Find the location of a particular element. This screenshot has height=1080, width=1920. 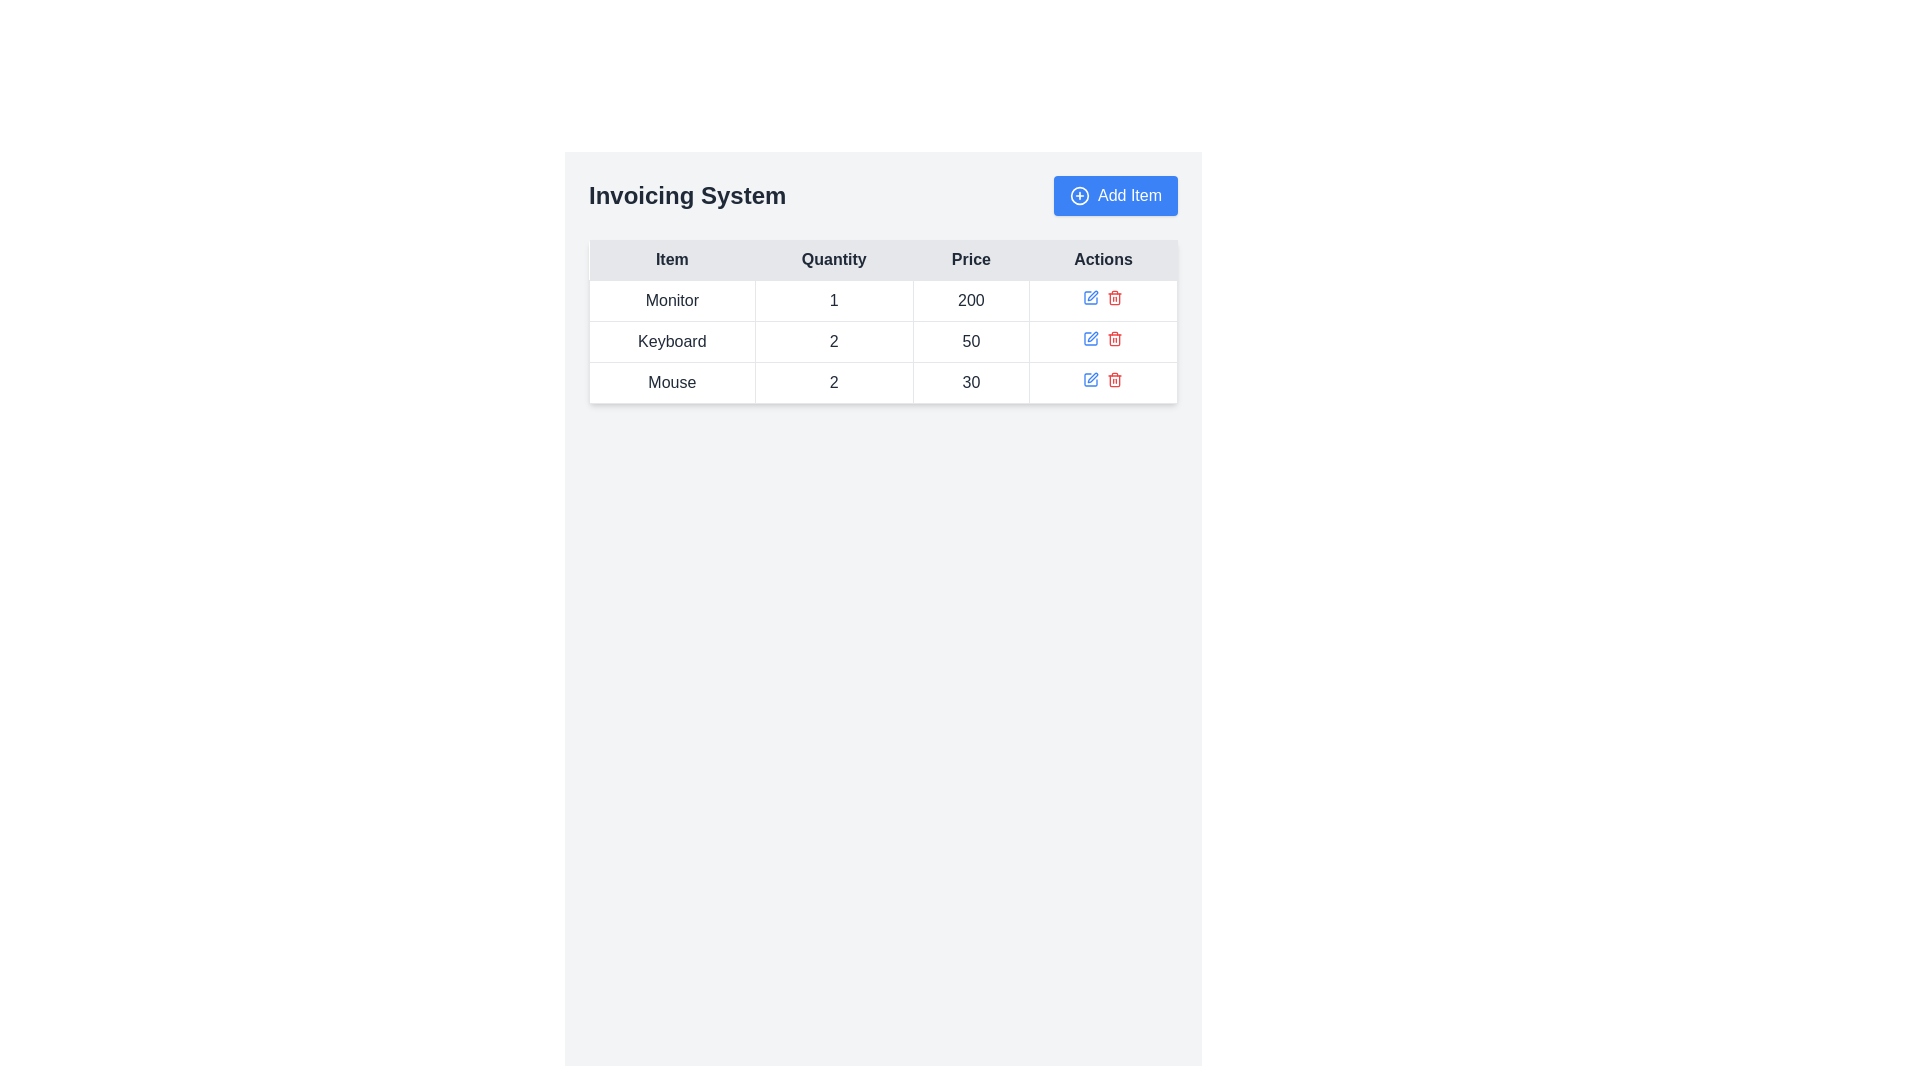

the 'Price' header label in the table, which indicates the price information for corresponding items, located between 'Quantity' and 'Actions' is located at coordinates (971, 259).